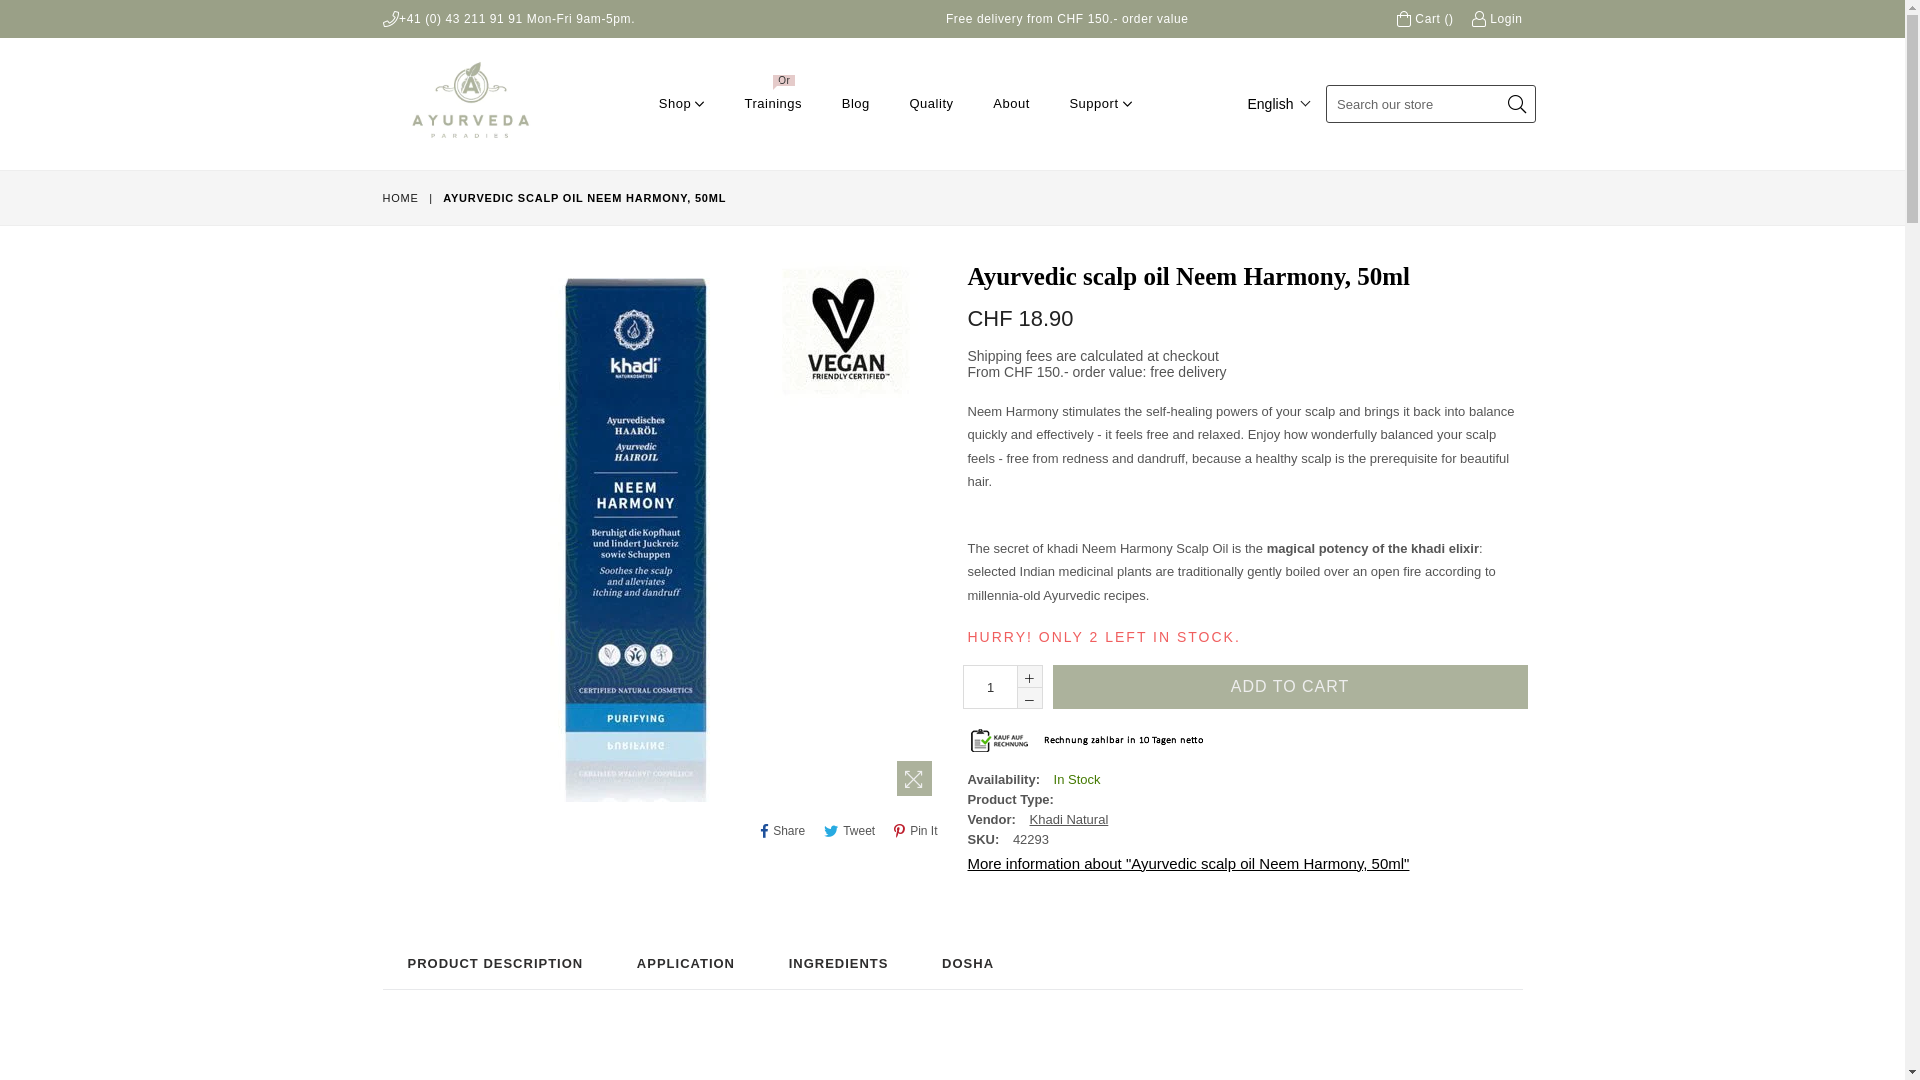  I want to click on 'INGREDIENTS', so click(839, 962).